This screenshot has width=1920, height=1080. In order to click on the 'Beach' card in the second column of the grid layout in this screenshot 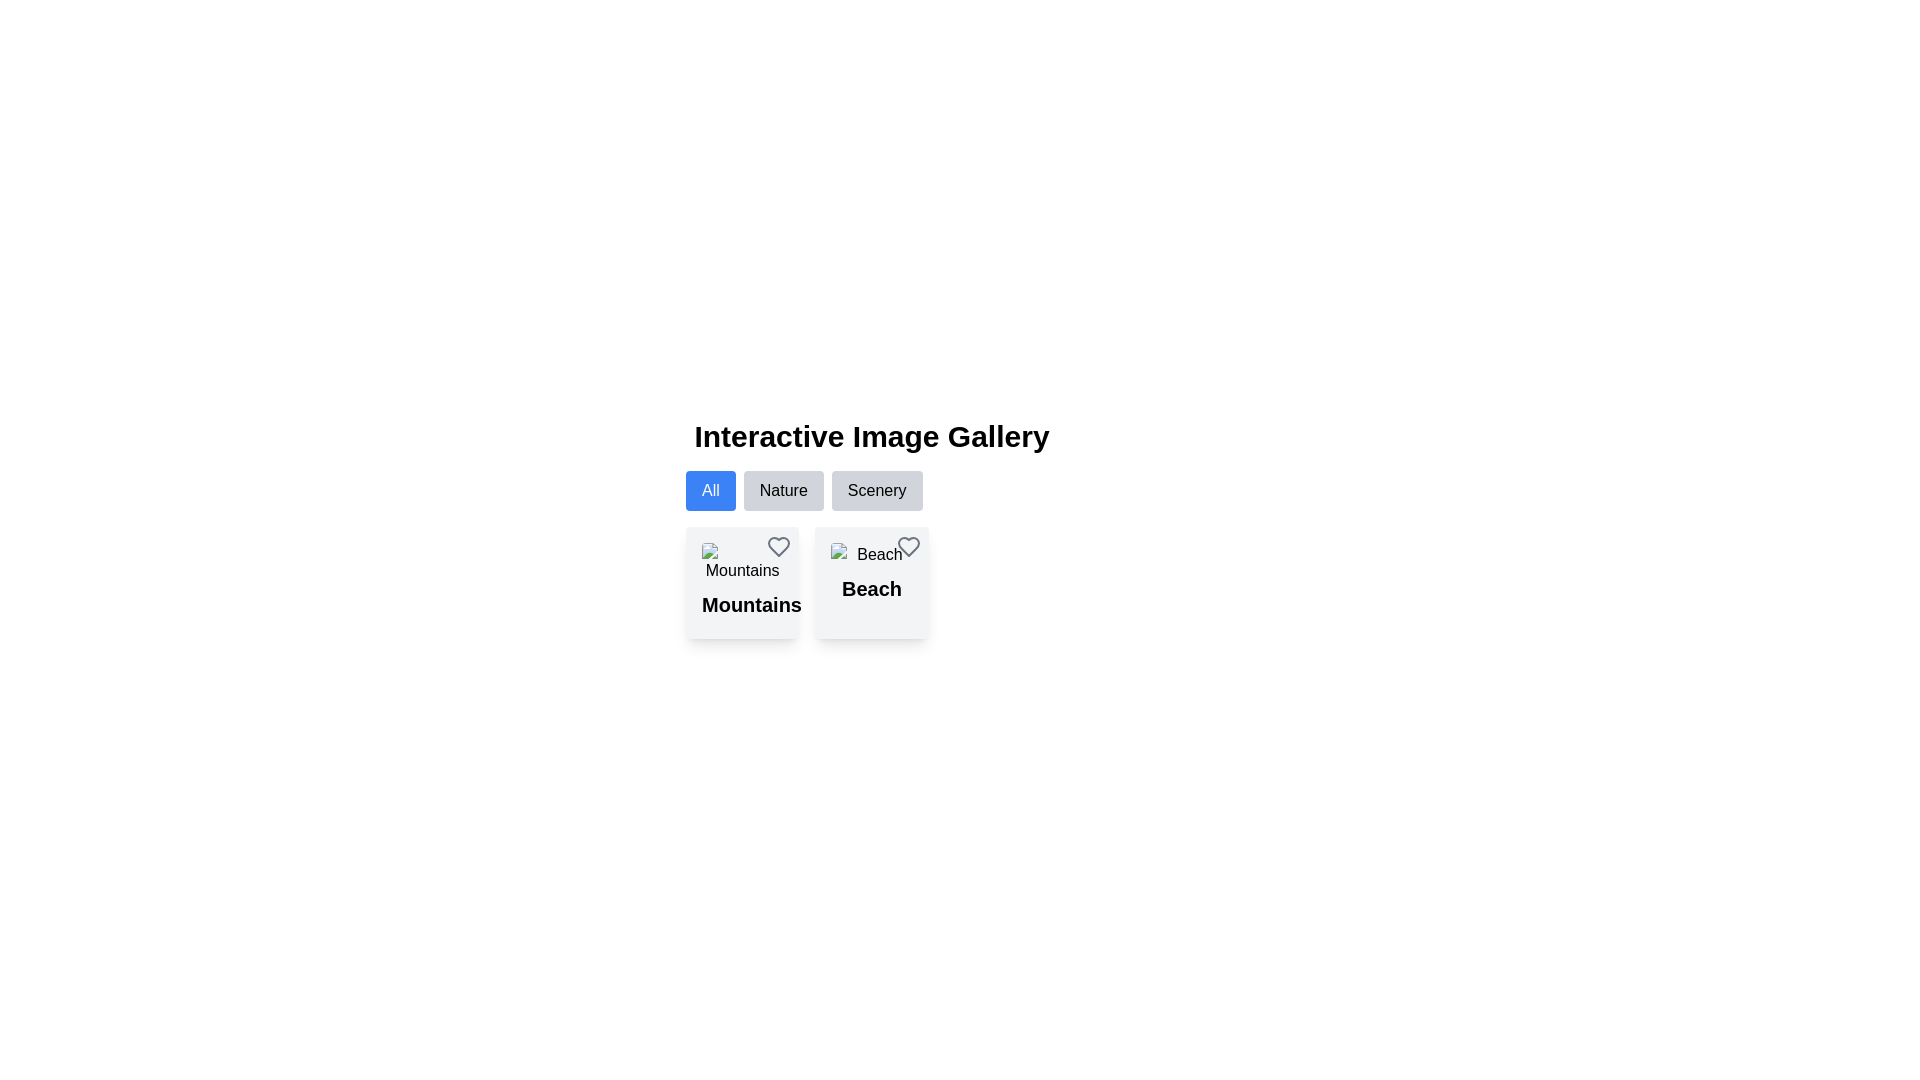, I will do `click(872, 582)`.